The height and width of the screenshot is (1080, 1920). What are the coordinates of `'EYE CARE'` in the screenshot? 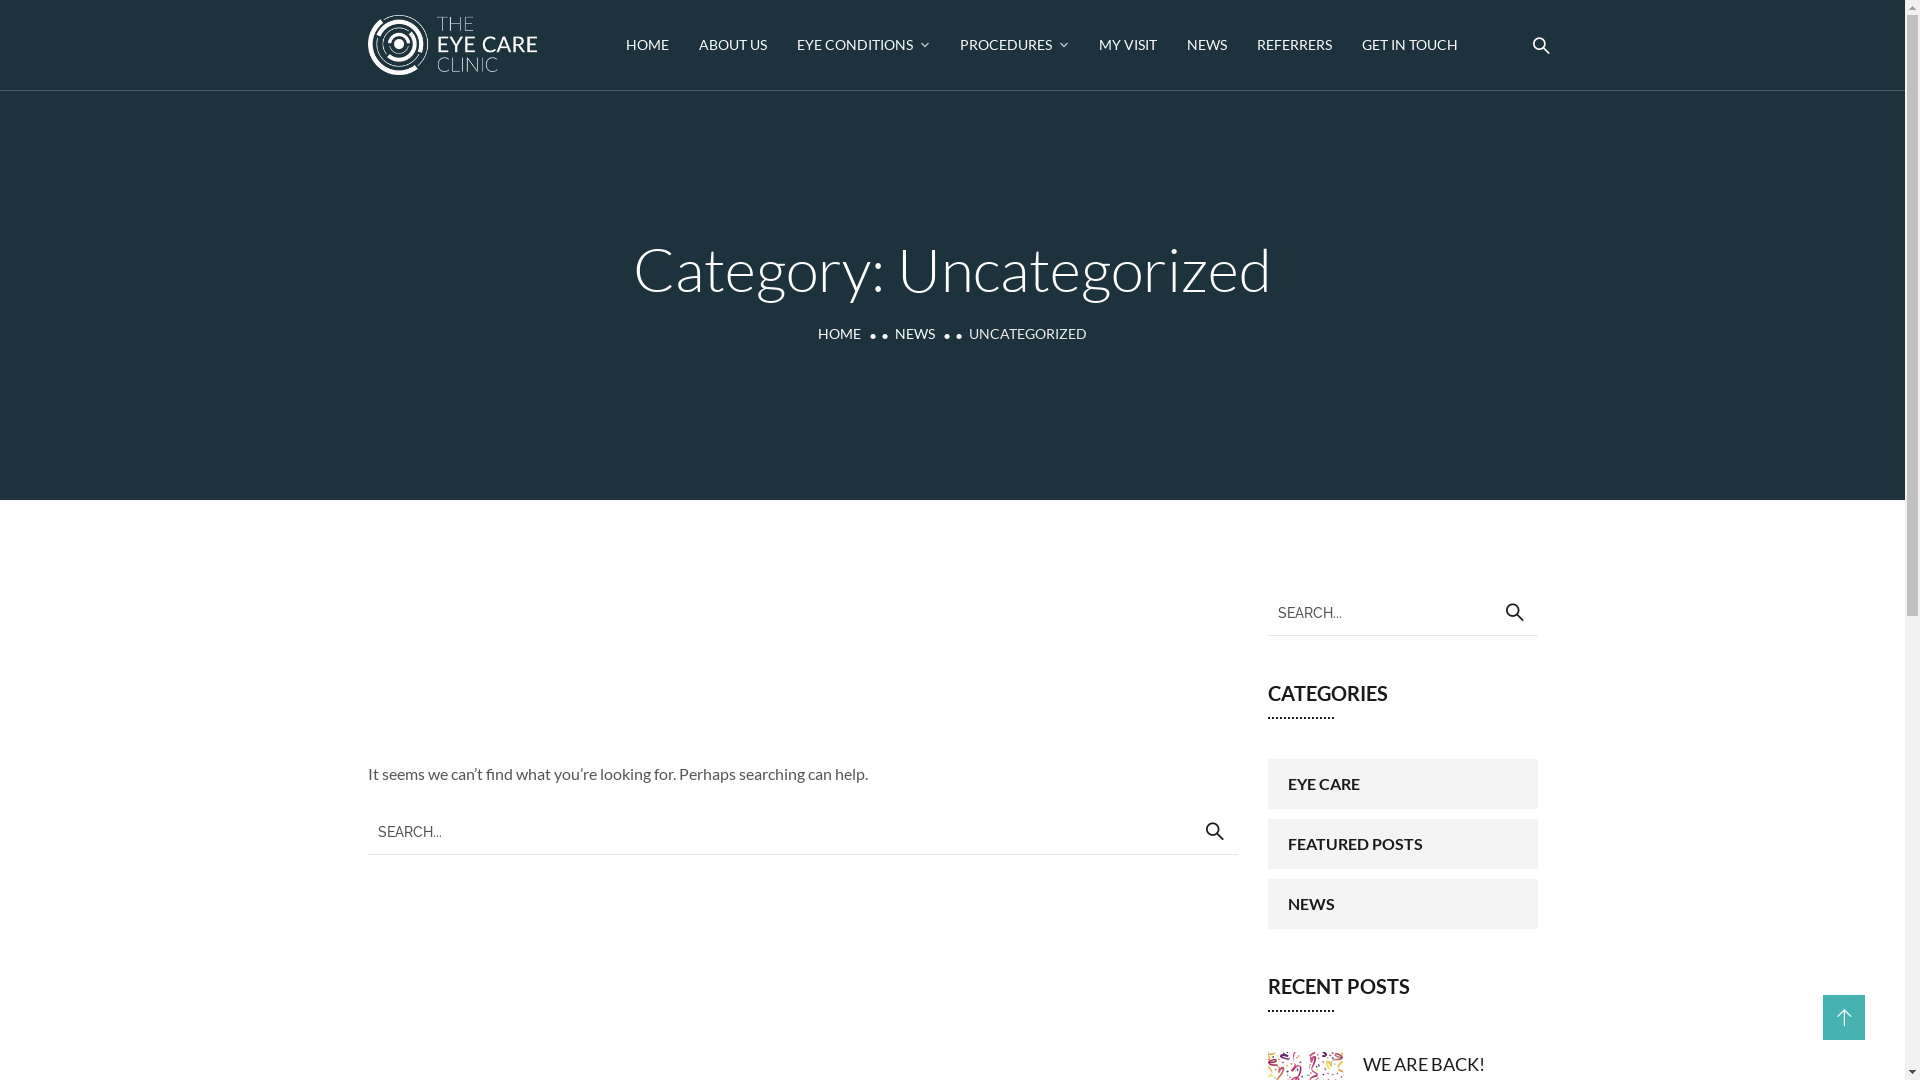 It's located at (1401, 782).